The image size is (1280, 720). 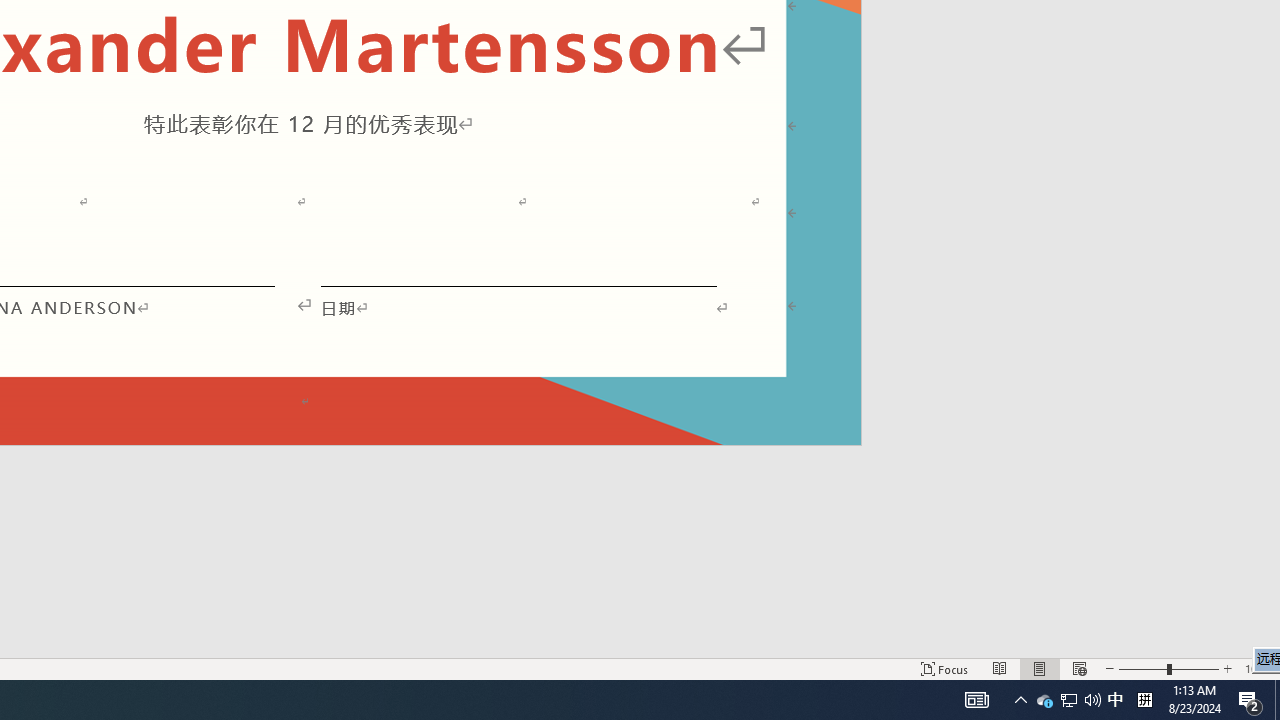 I want to click on 'Zoom Out', so click(x=1143, y=669).